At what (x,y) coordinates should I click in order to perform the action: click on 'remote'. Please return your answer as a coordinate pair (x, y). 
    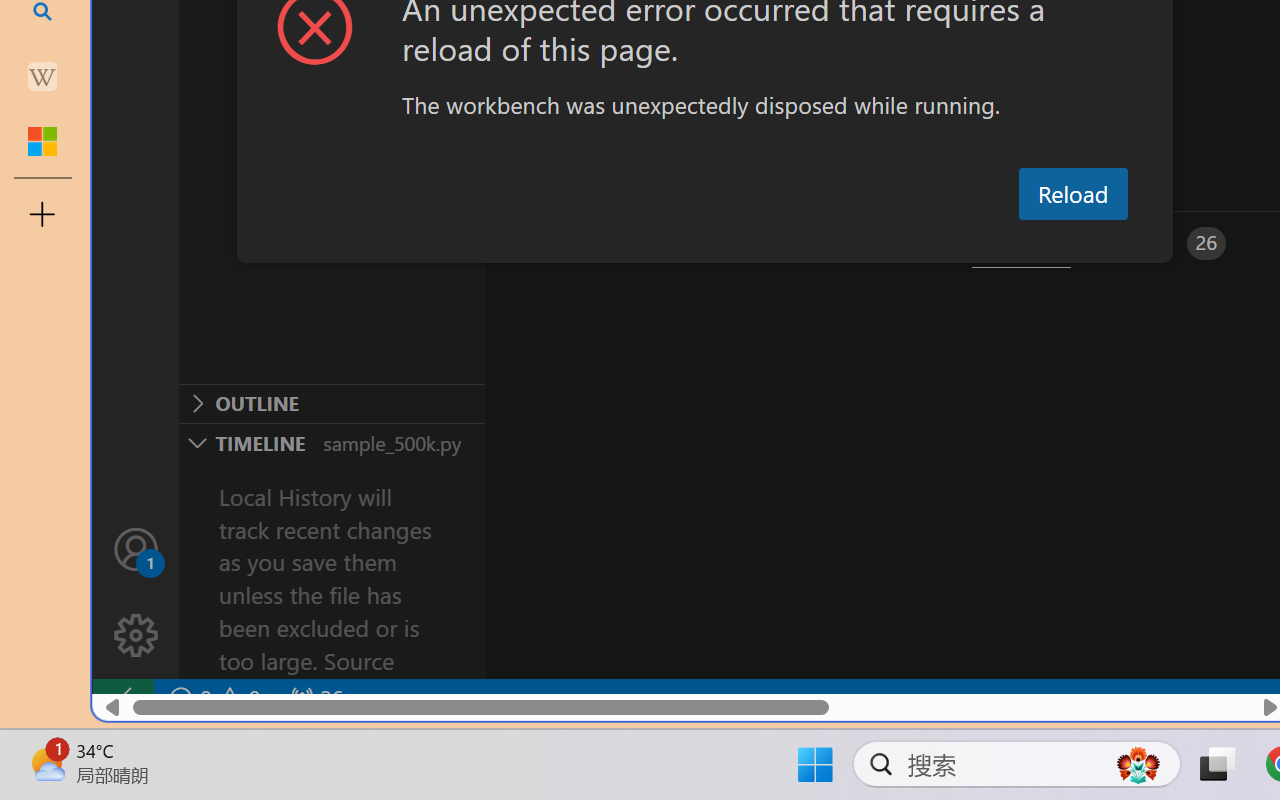
    Looking at the image, I should click on (121, 698).